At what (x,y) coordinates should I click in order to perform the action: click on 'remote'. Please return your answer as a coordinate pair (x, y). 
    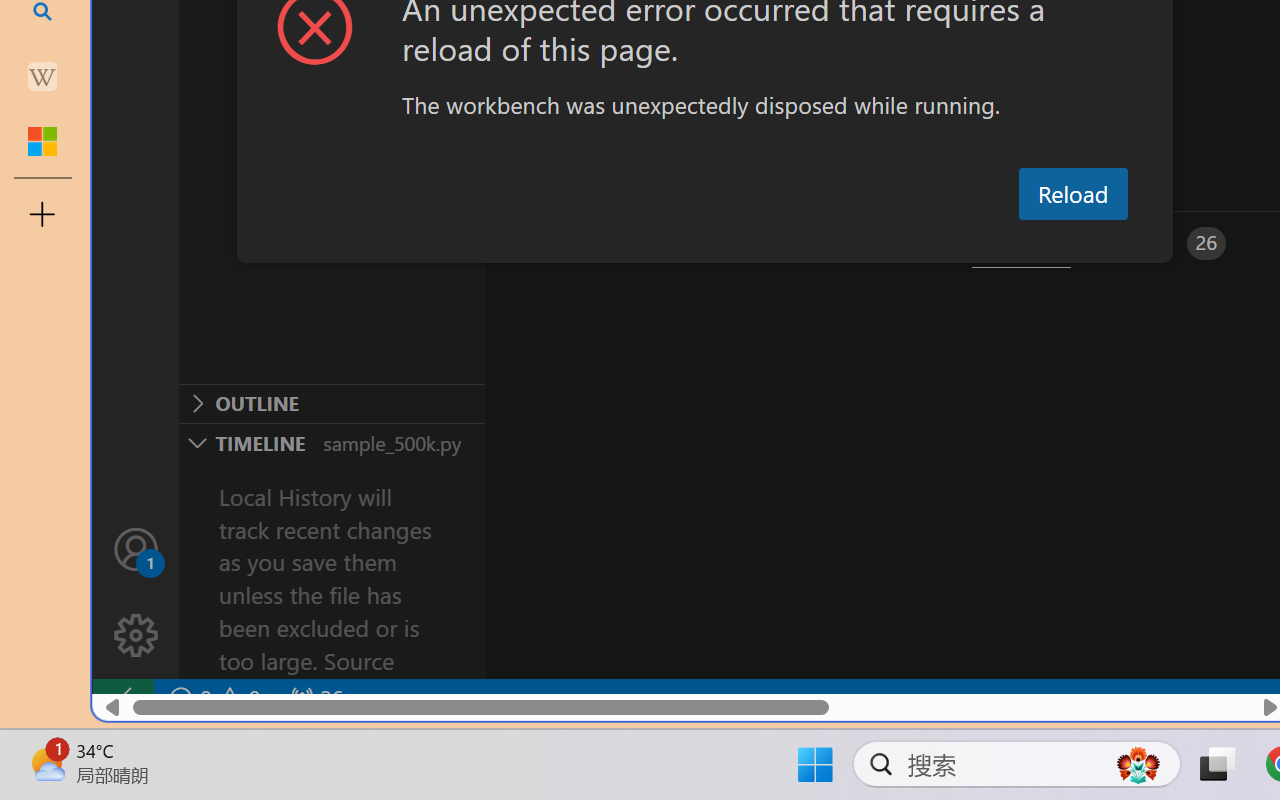
    Looking at the image, I should click on (121, 698).